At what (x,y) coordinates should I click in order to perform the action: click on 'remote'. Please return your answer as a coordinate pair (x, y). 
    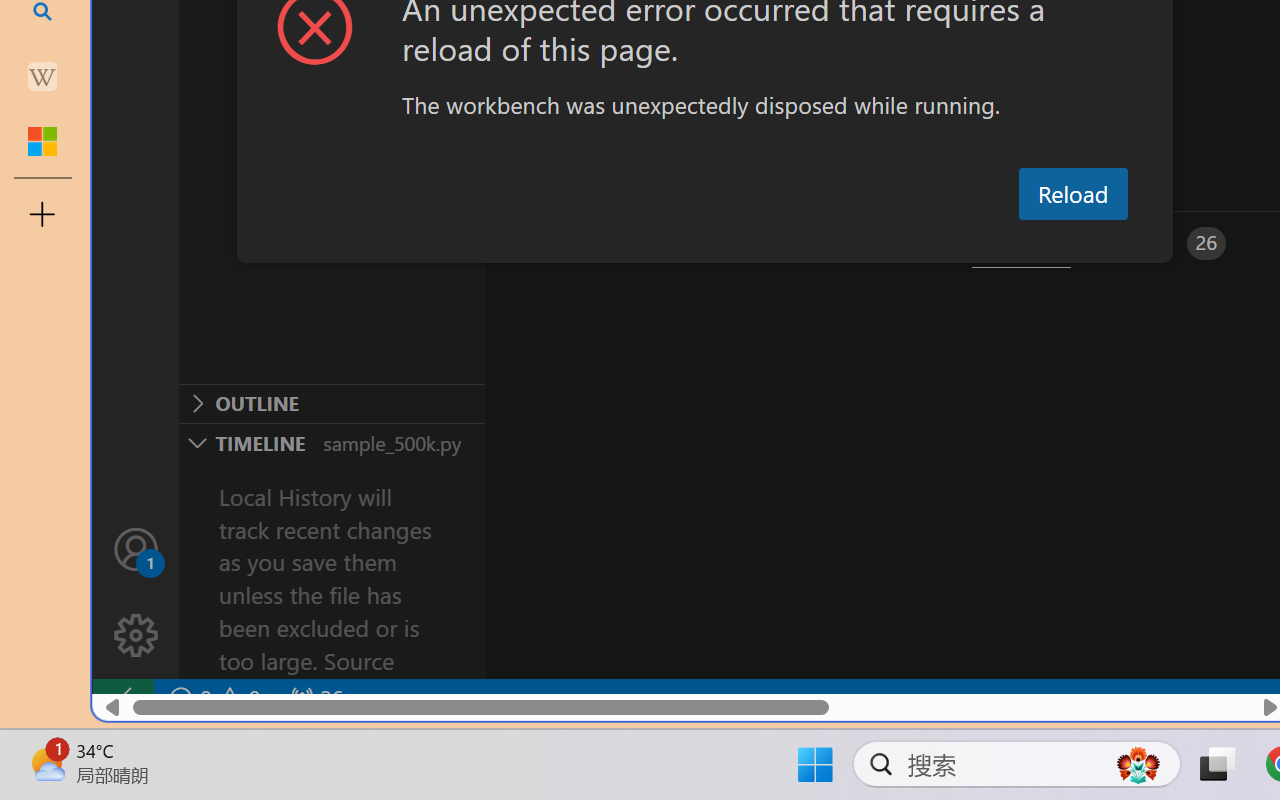
    Looking at the image, I should click on (121, 698).